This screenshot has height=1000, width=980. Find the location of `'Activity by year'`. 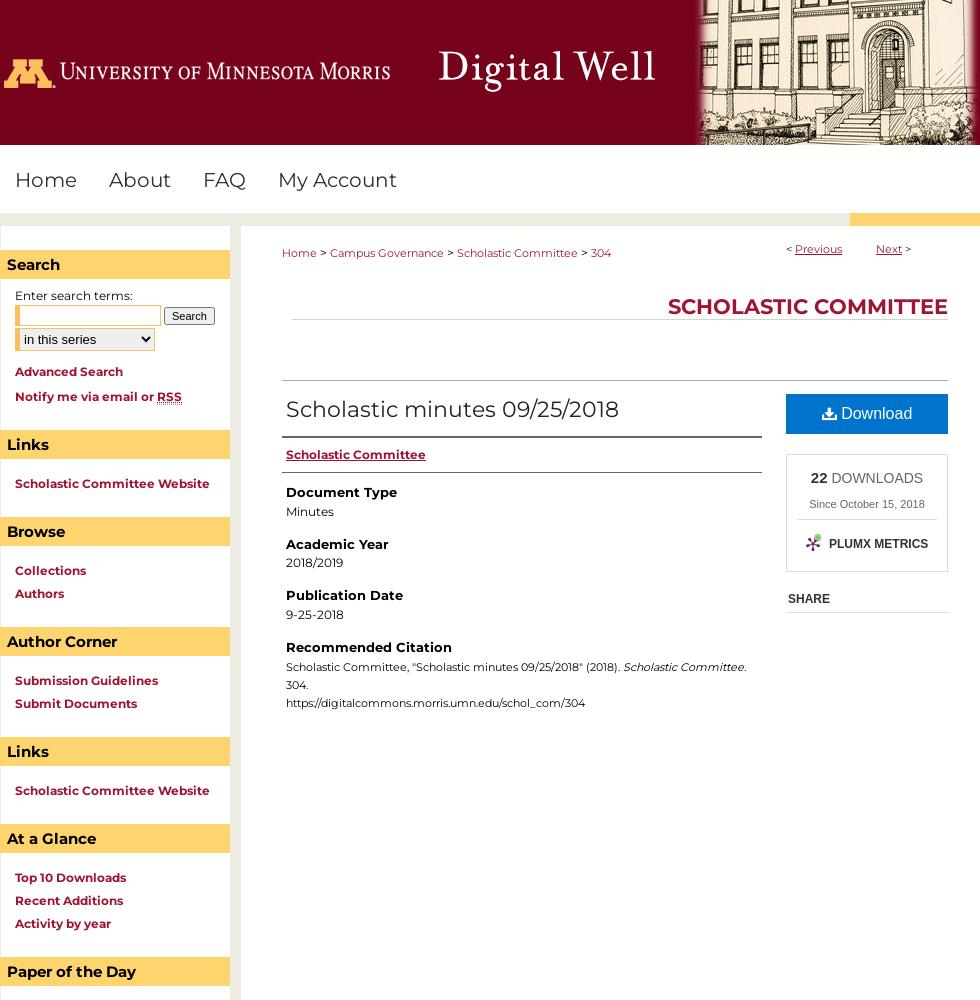

'Activity by year' is located at coordinates (62, 923).